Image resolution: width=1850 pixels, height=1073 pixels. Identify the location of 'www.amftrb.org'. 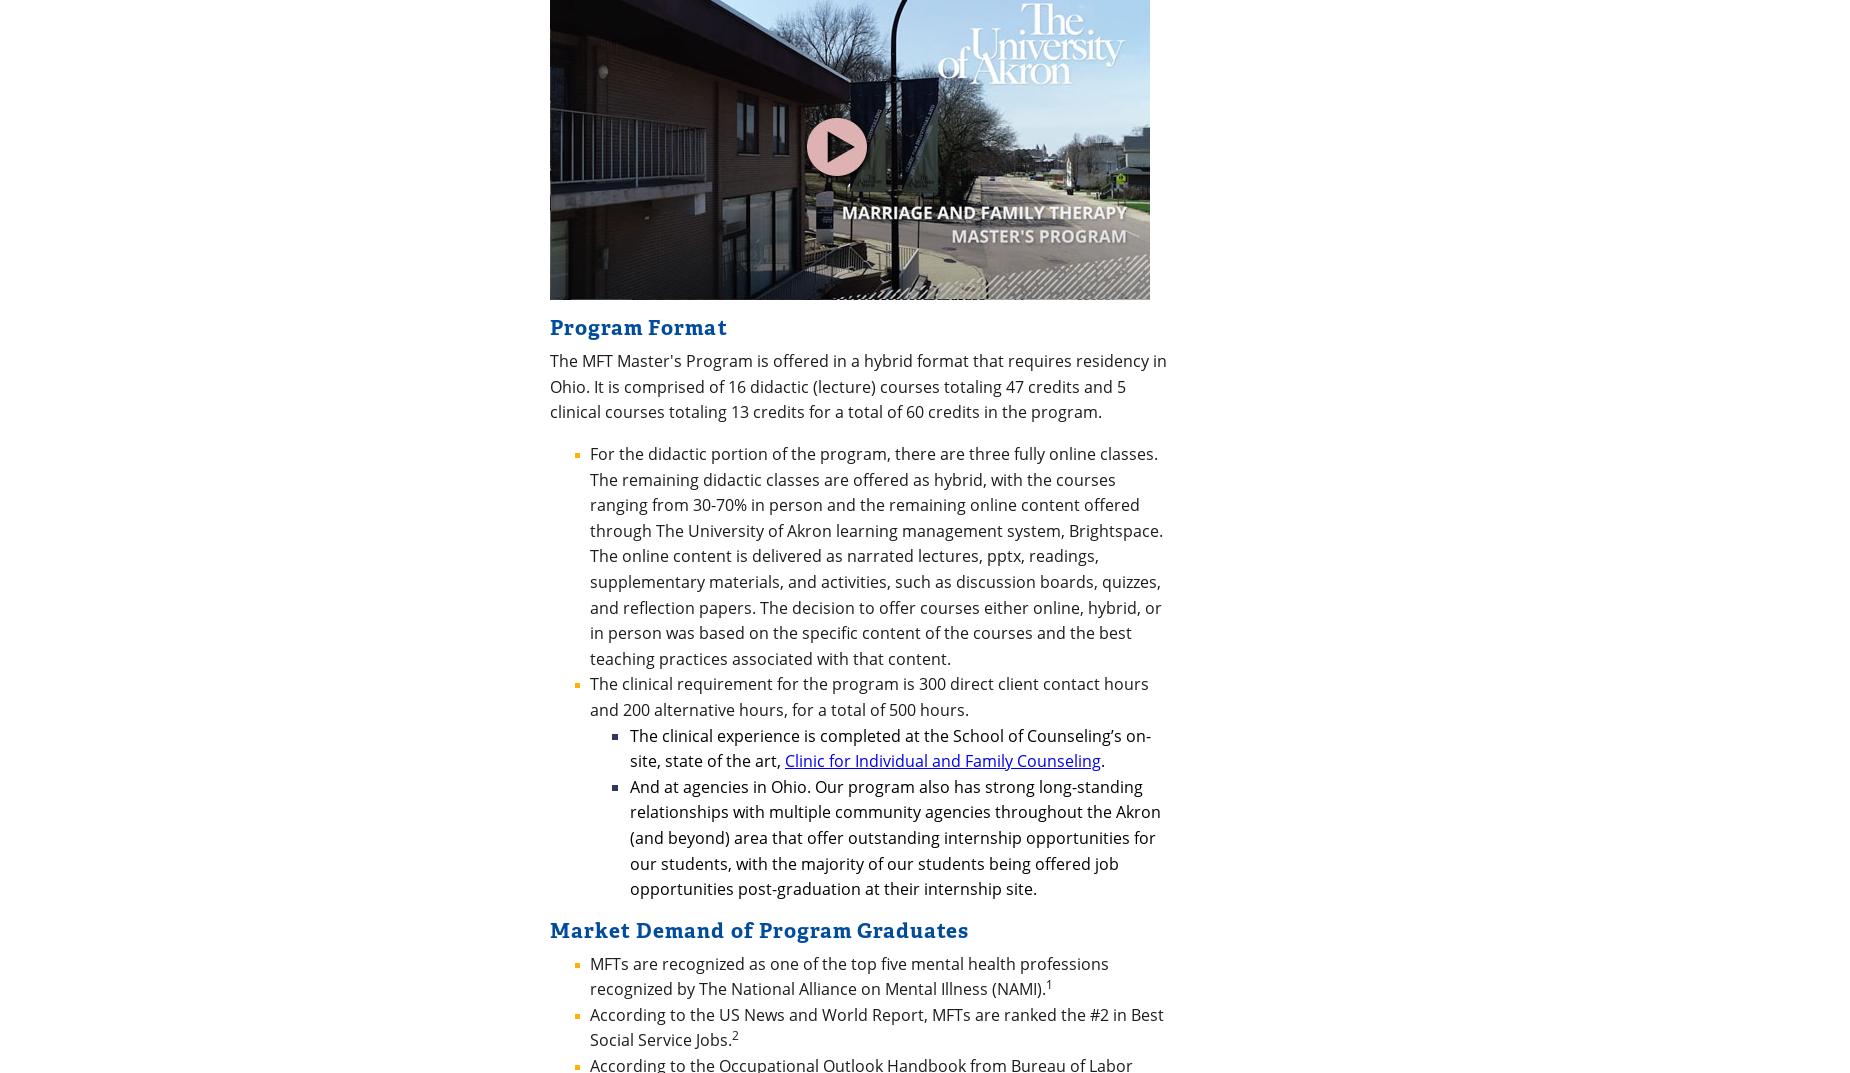
(616, 359).